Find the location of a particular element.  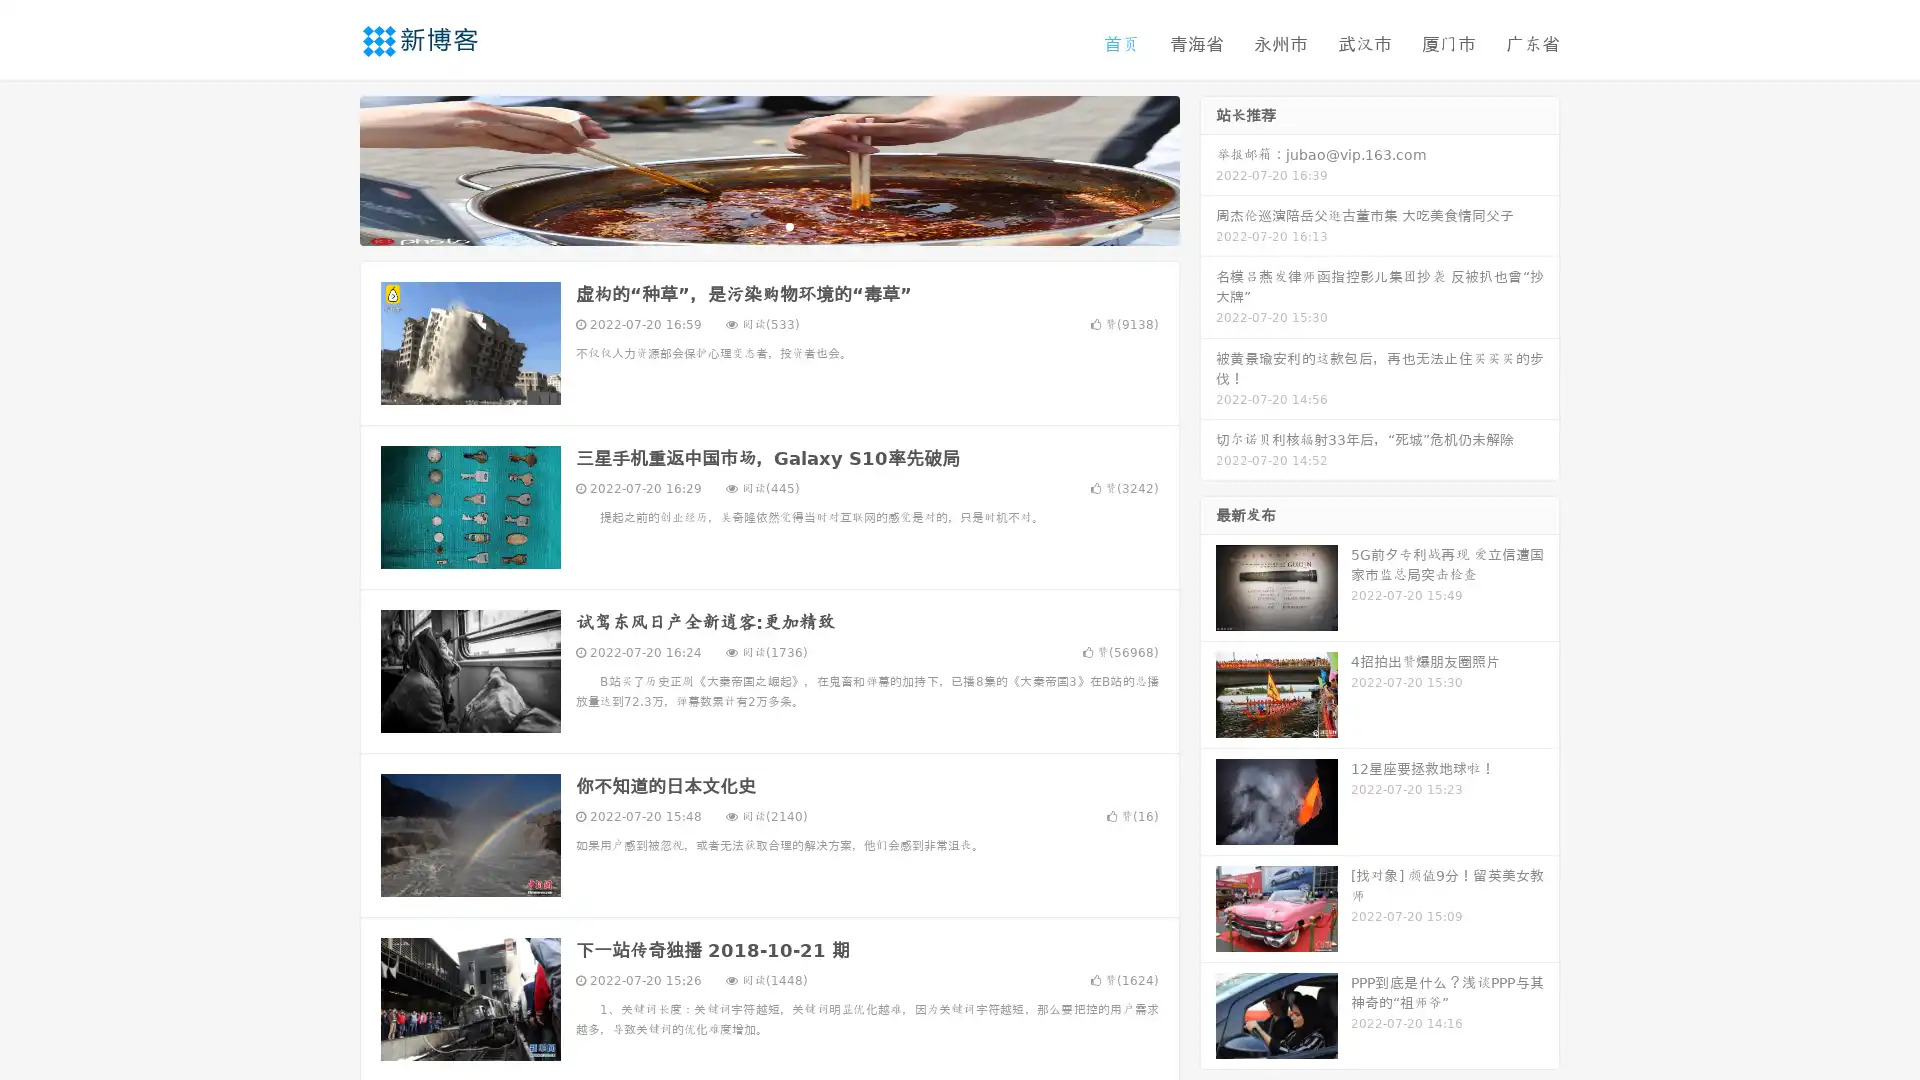

Next slide is located at coordinates (1208, 168).